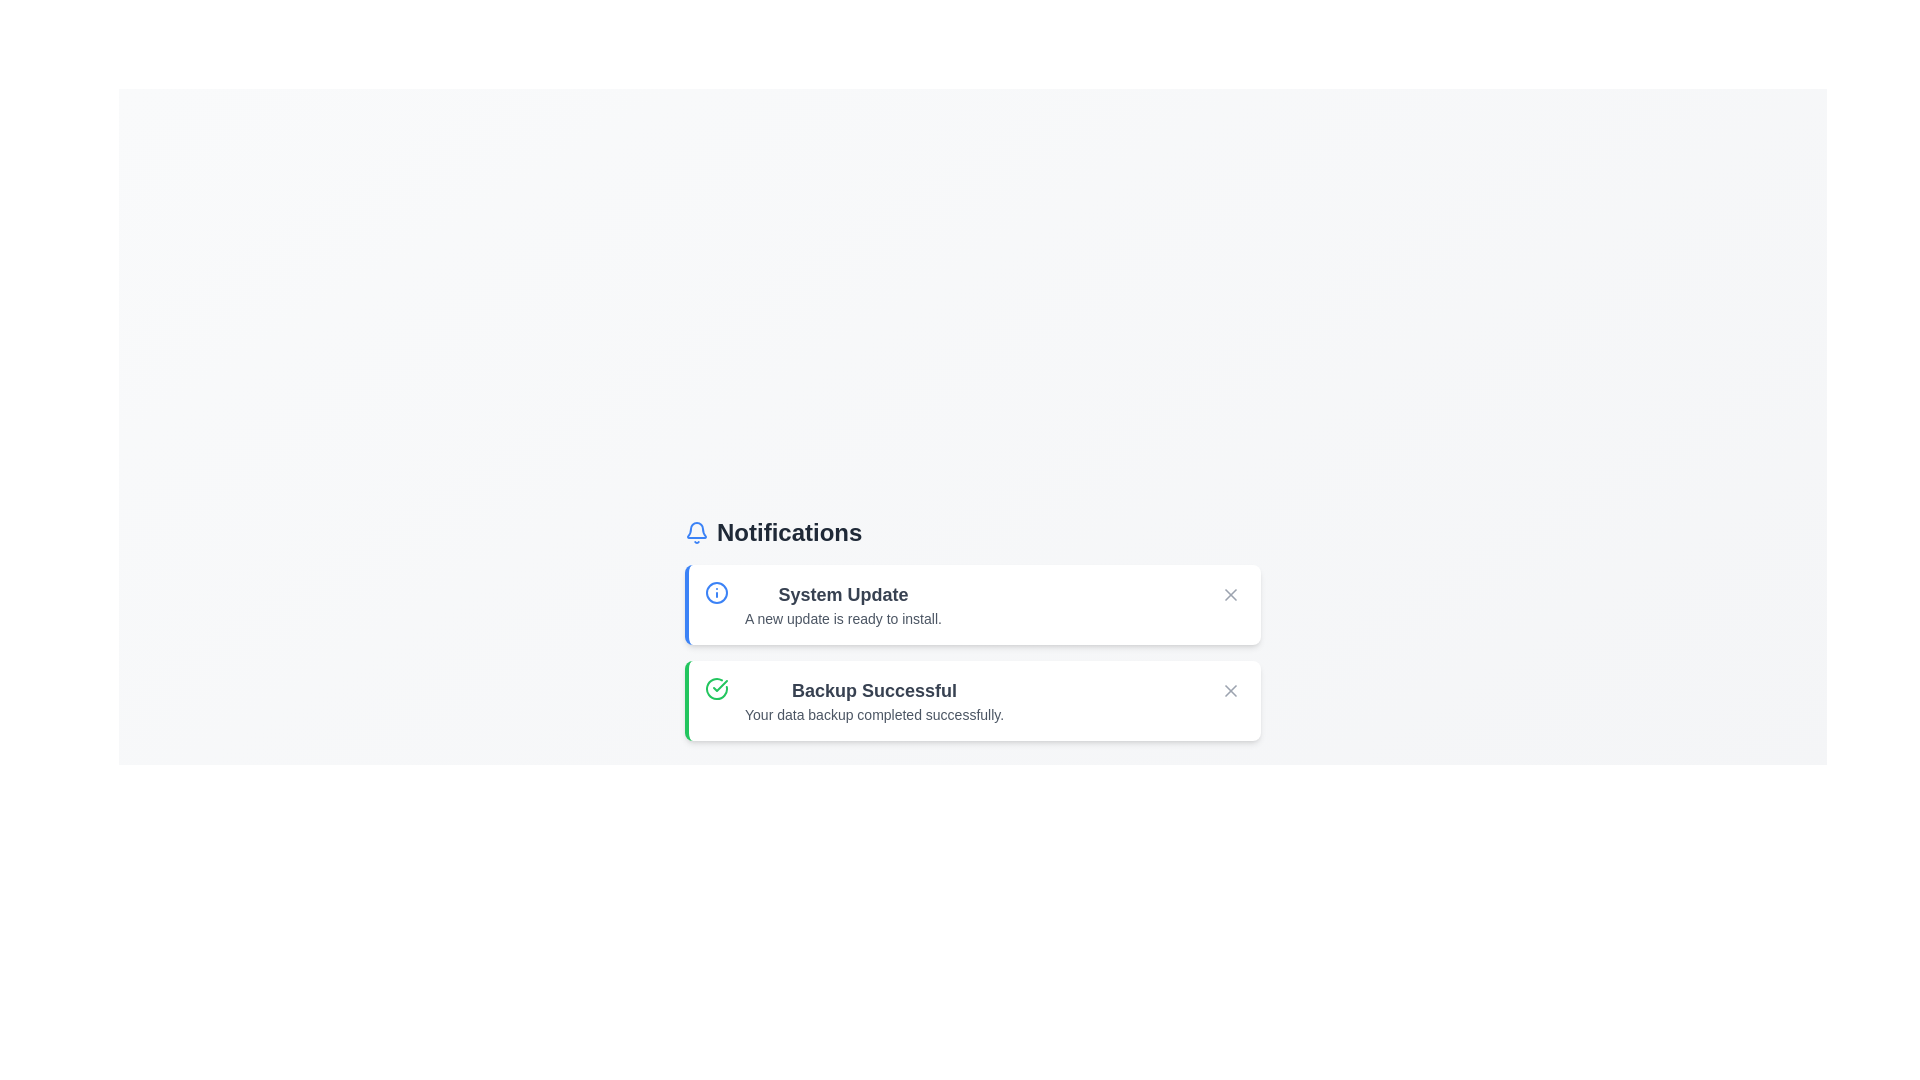  Describe the element at coordinates (1229, 689) in the screenshot. I see `the small gray 'X' icon button at the top right corner of the 'Backup Successful' notification card to change its color to red` at that location.